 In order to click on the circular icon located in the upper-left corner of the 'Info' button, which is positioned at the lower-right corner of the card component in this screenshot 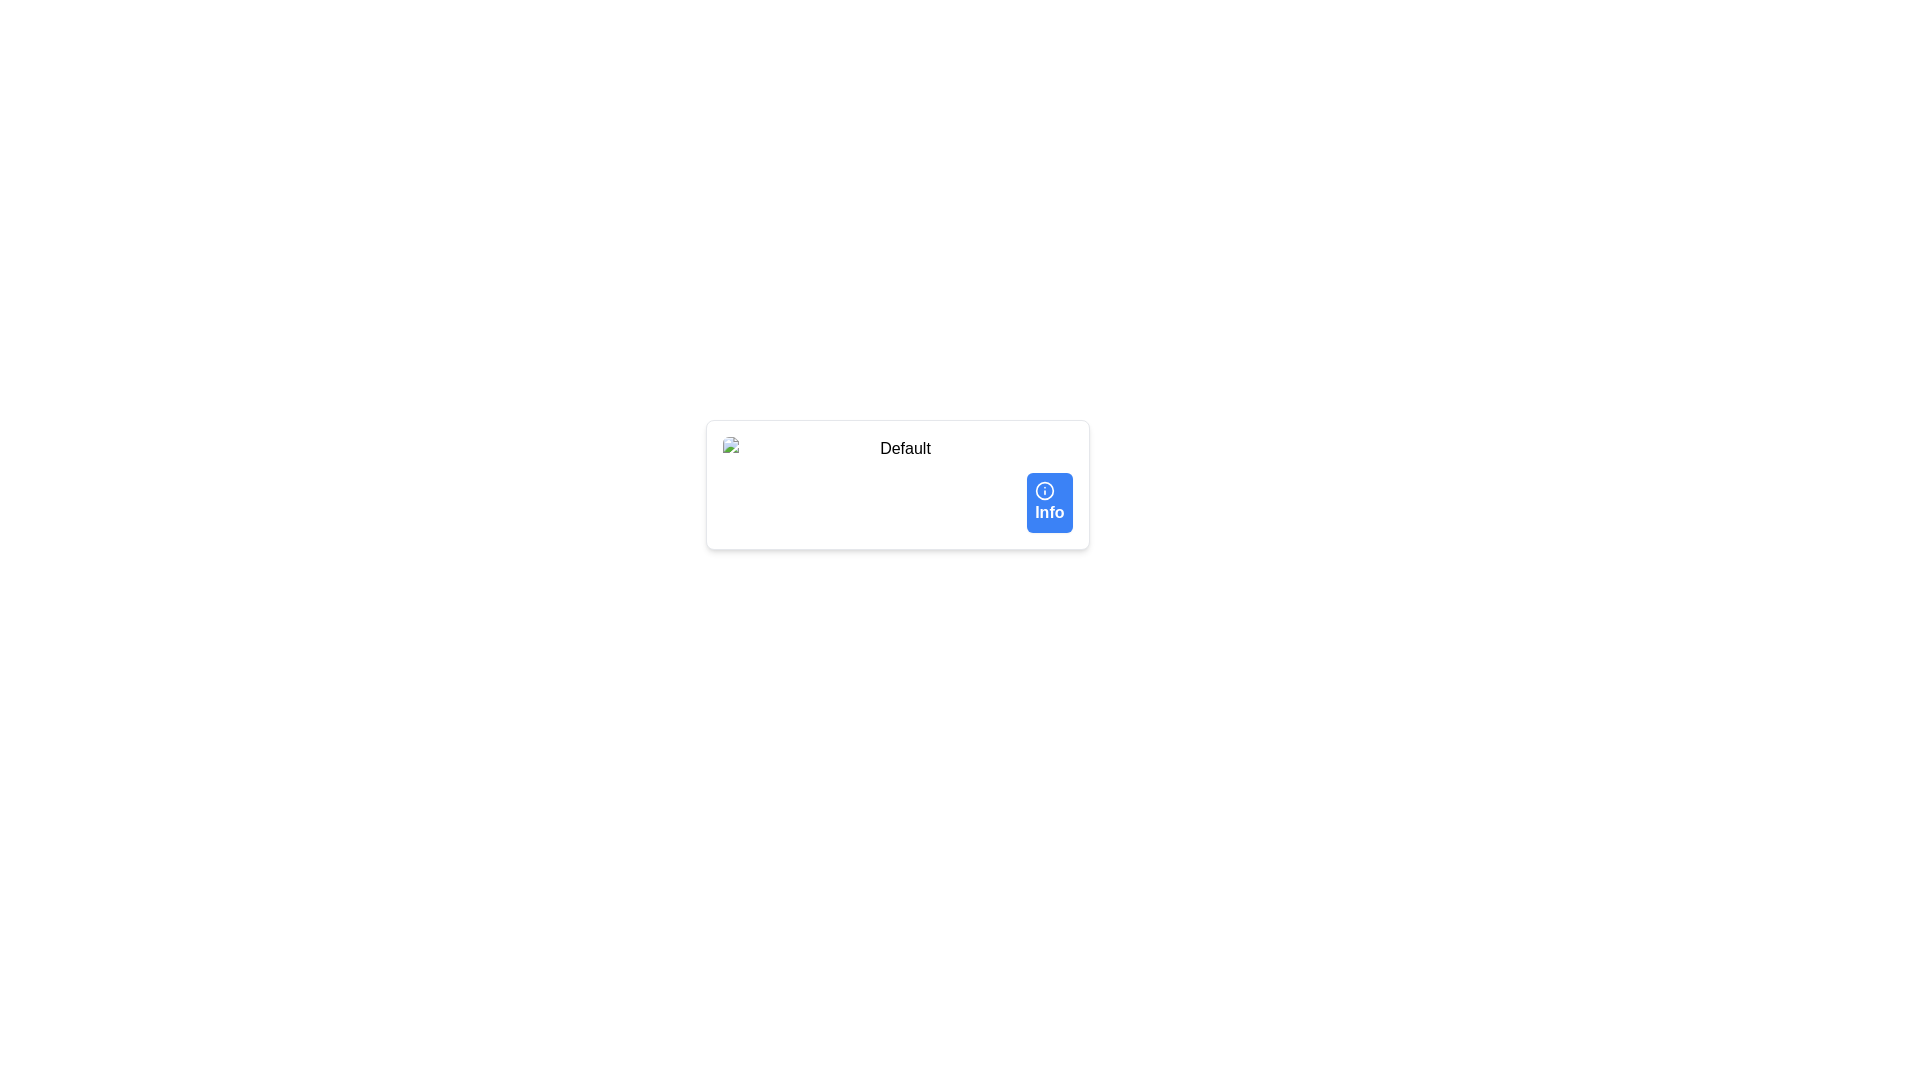, I will do `click(1044, 490)`.